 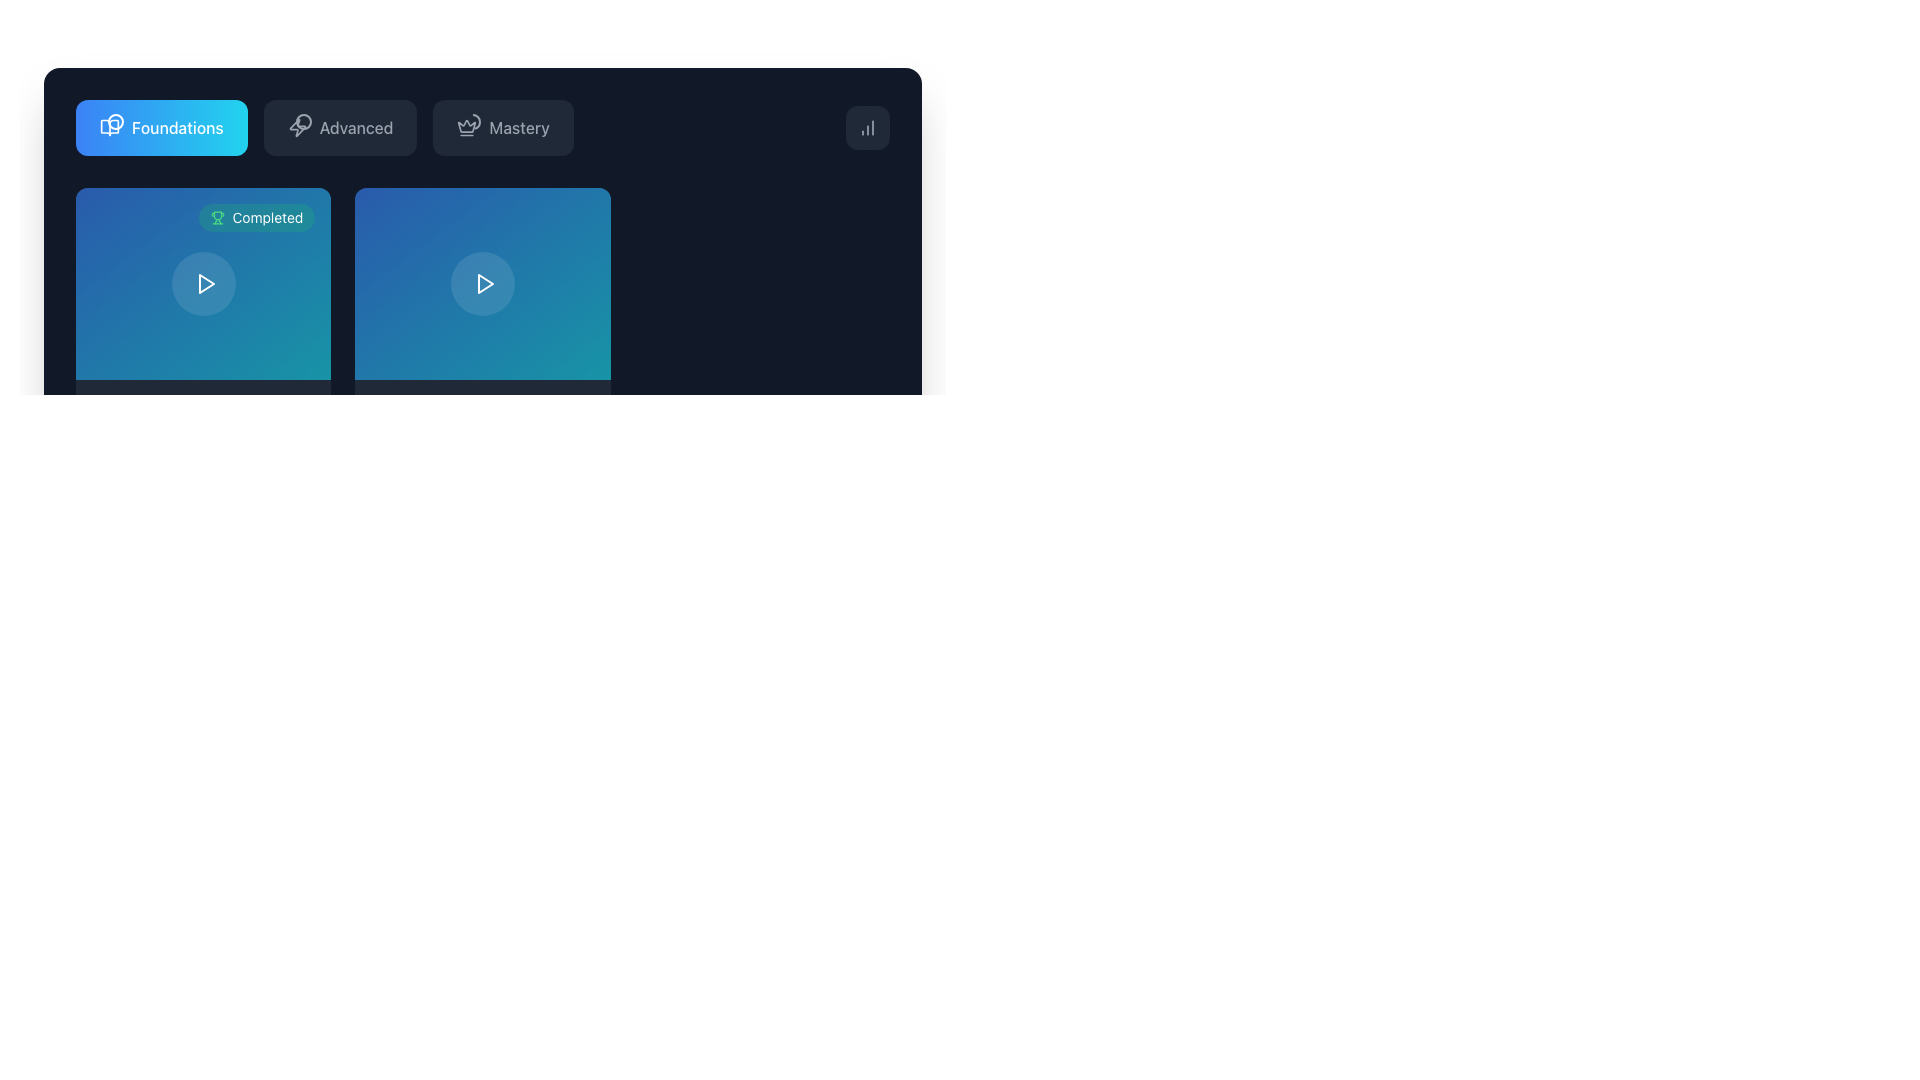 I want to click on the 'Foundations' tab, which contains an icon resembling an opened book, so click(x=109, y=127).